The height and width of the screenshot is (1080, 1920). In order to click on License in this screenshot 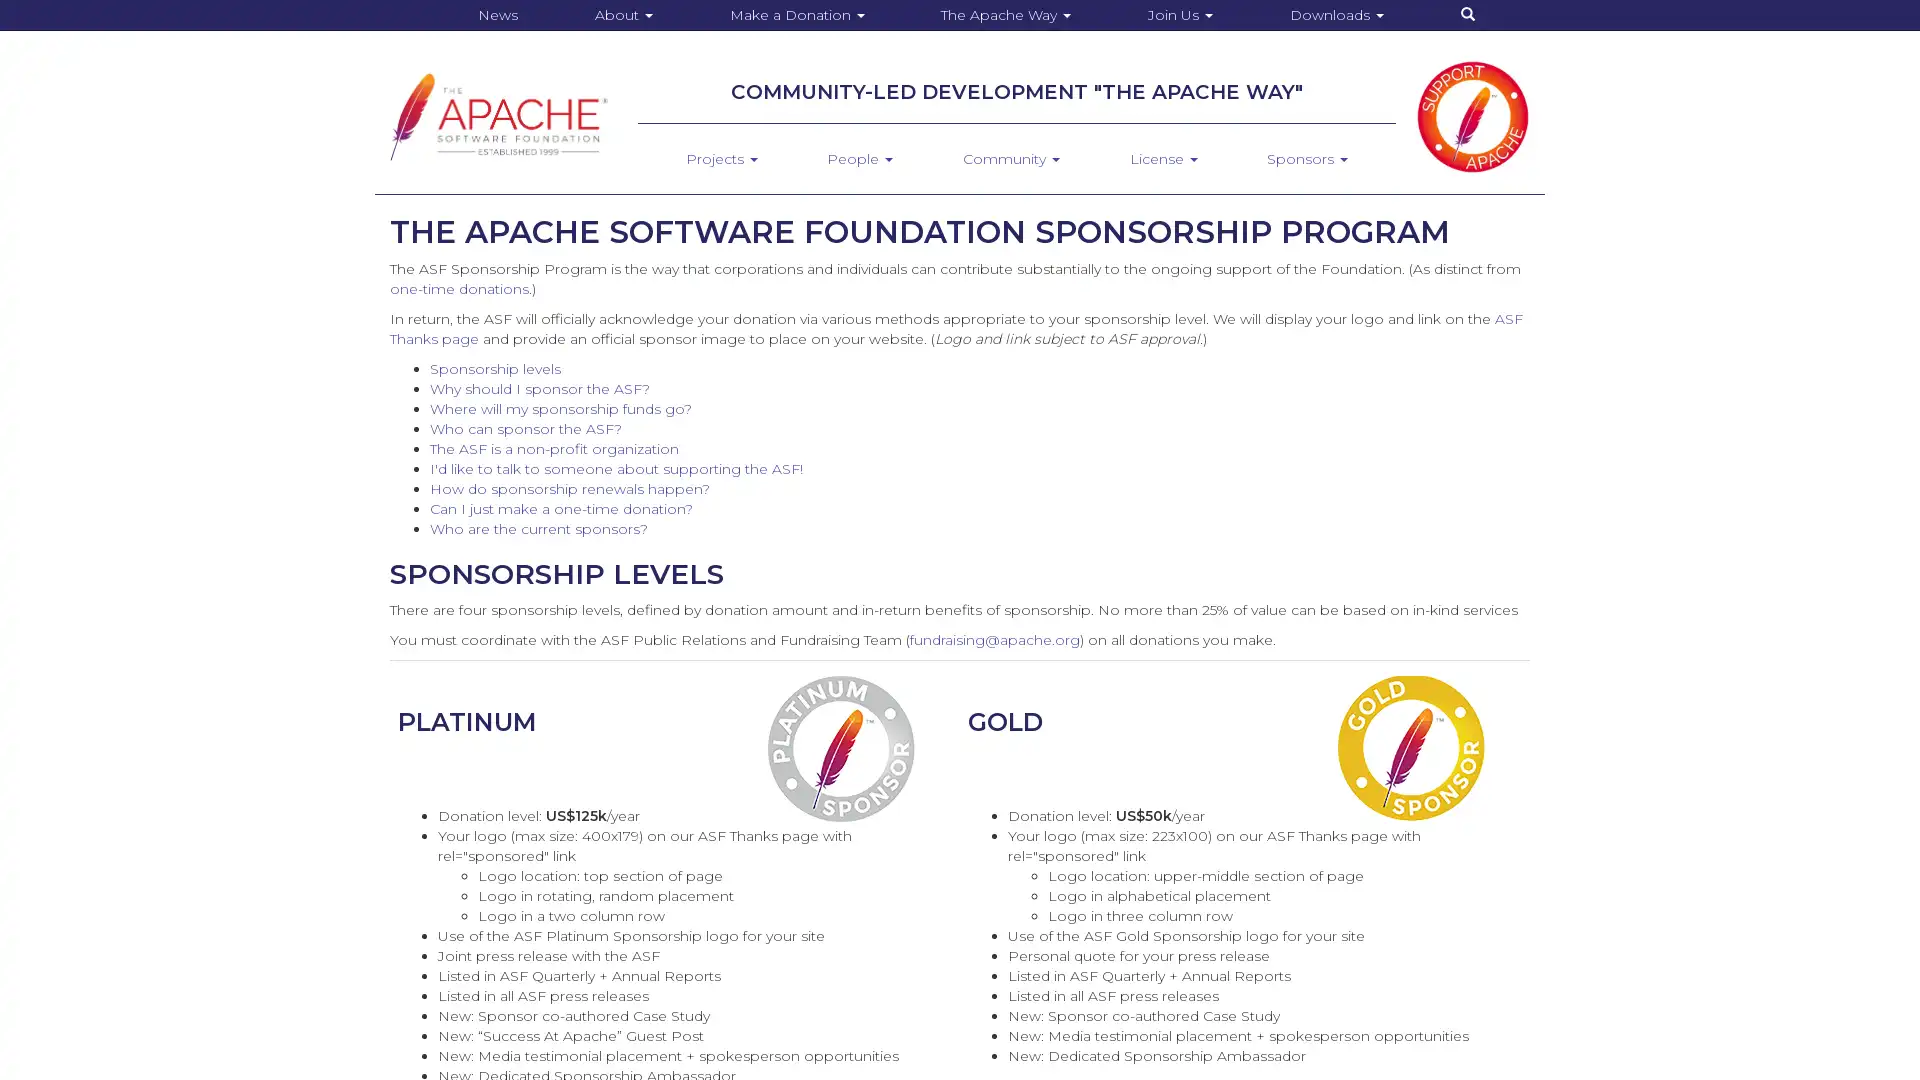, I will do `click(1162, 157)`.